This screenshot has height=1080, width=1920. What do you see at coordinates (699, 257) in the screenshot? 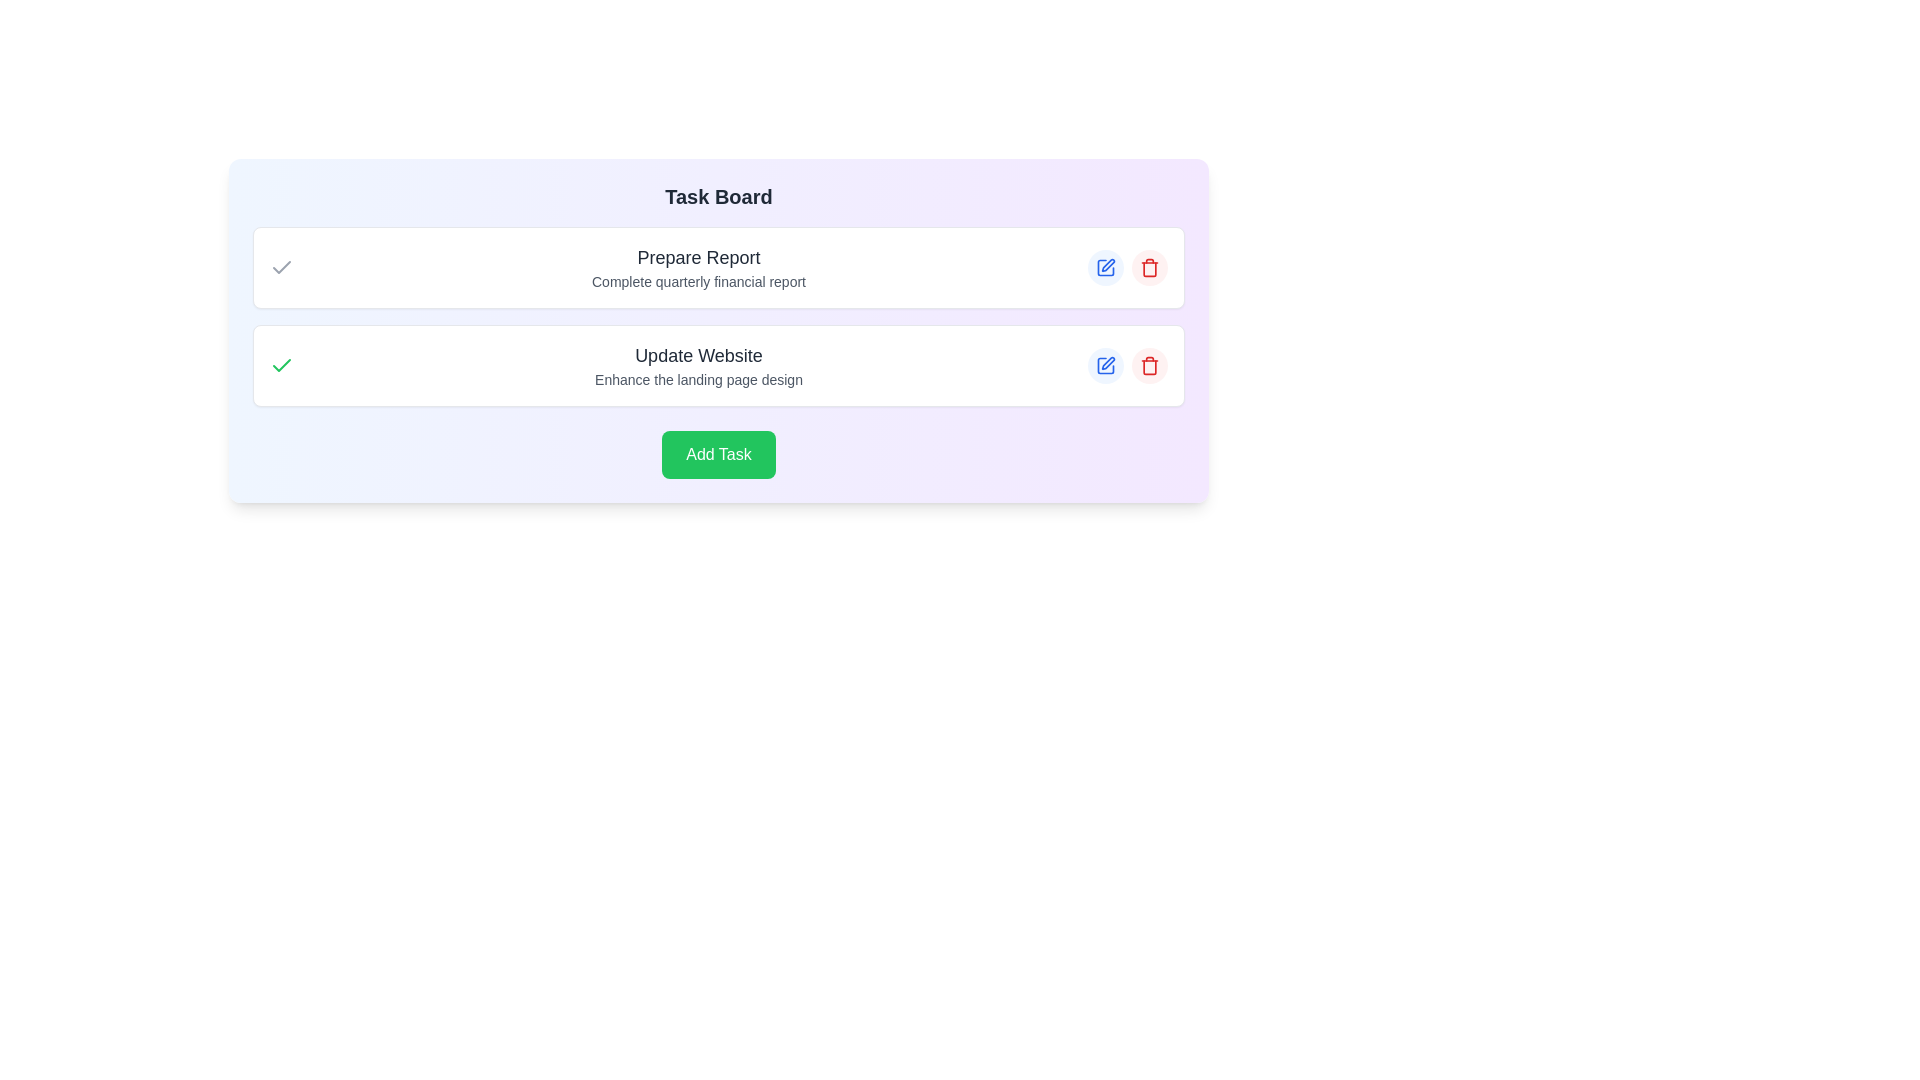
I see `the title text label of a task entry in the 'Task Board' interface, which is positioned above the subtitle 'Complete quarterly financial report'` at bounding box center [699, 257].